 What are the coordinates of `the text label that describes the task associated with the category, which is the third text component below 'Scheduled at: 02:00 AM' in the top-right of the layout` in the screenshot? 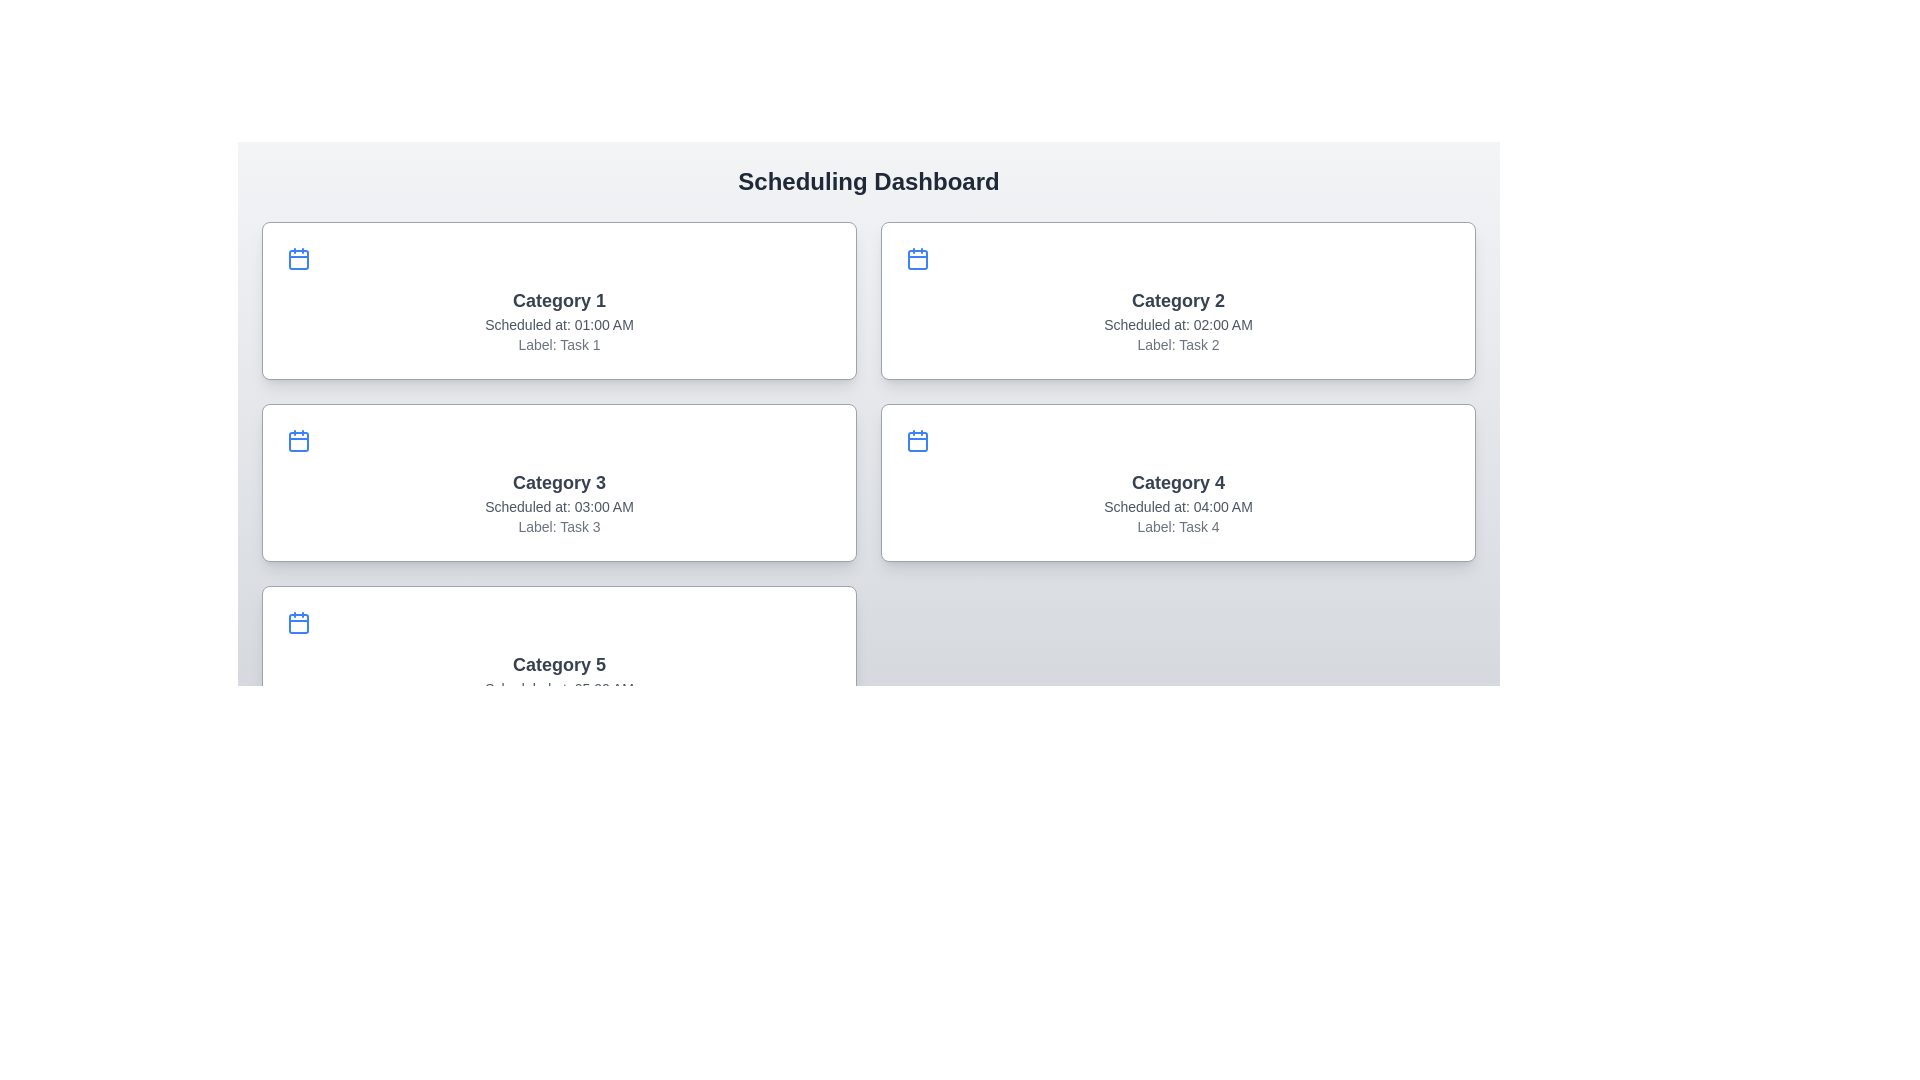 It's located at (1178, 343).